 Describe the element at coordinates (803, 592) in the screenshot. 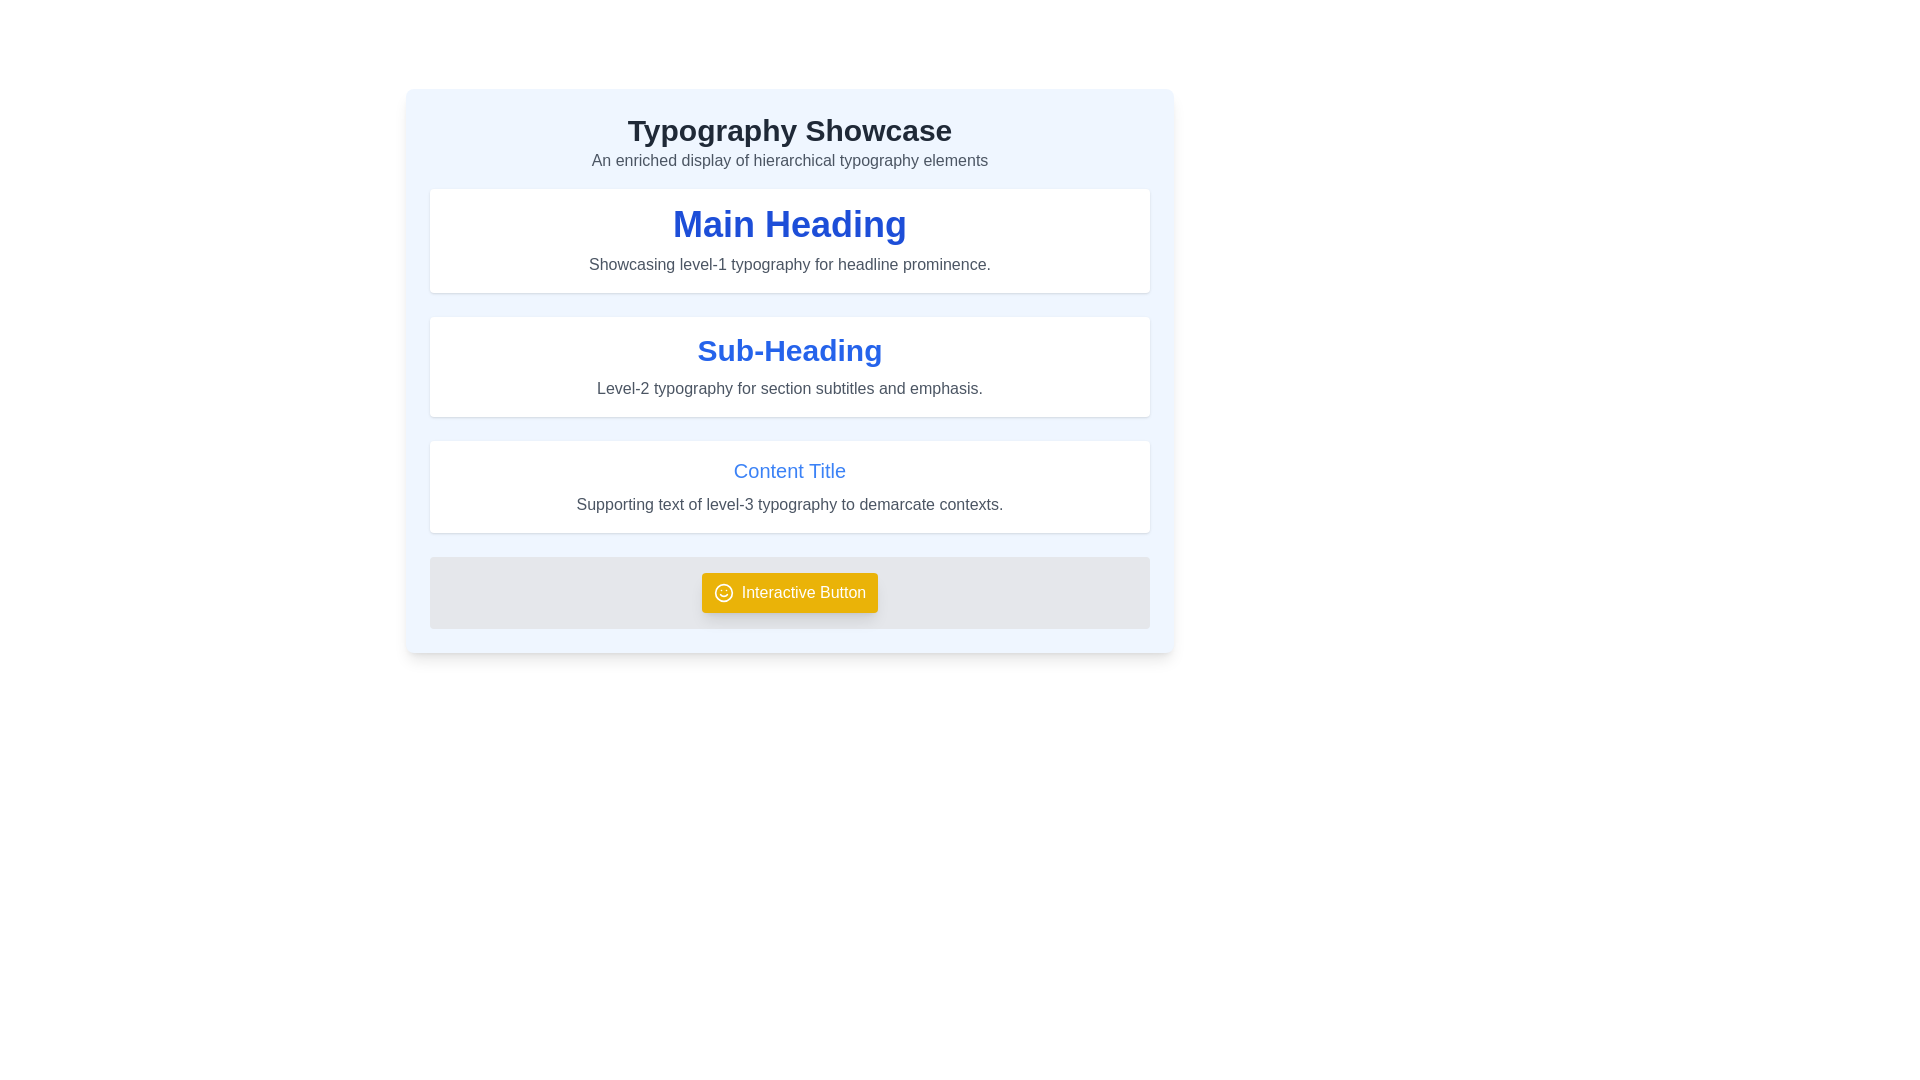

I see `the 'Interactive Button' text label, which is styled with a bold white font on a bright yellow background` at that location.